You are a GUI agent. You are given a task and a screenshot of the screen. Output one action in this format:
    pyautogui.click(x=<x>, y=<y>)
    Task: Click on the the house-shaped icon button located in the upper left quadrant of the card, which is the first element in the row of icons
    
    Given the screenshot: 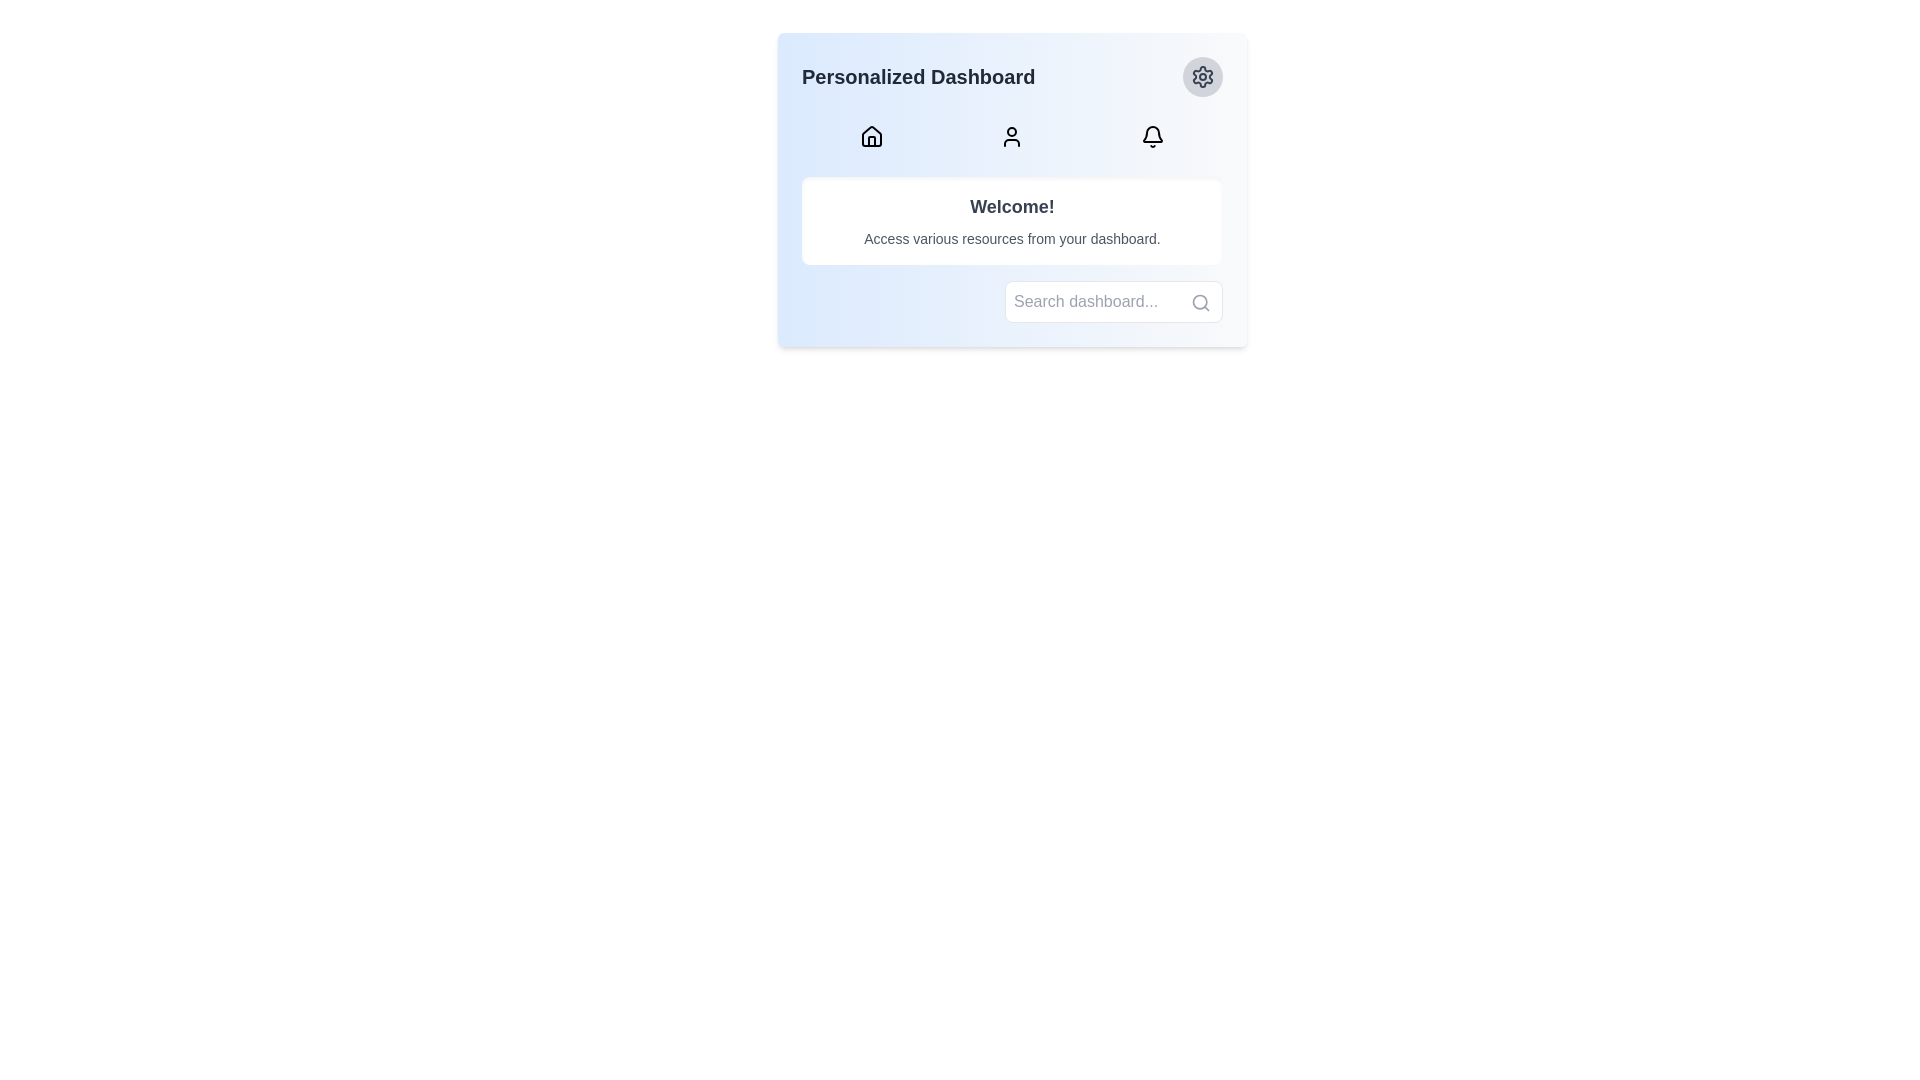 What is the action you would take?
    pyautogui.click(x=872, y=136)
    